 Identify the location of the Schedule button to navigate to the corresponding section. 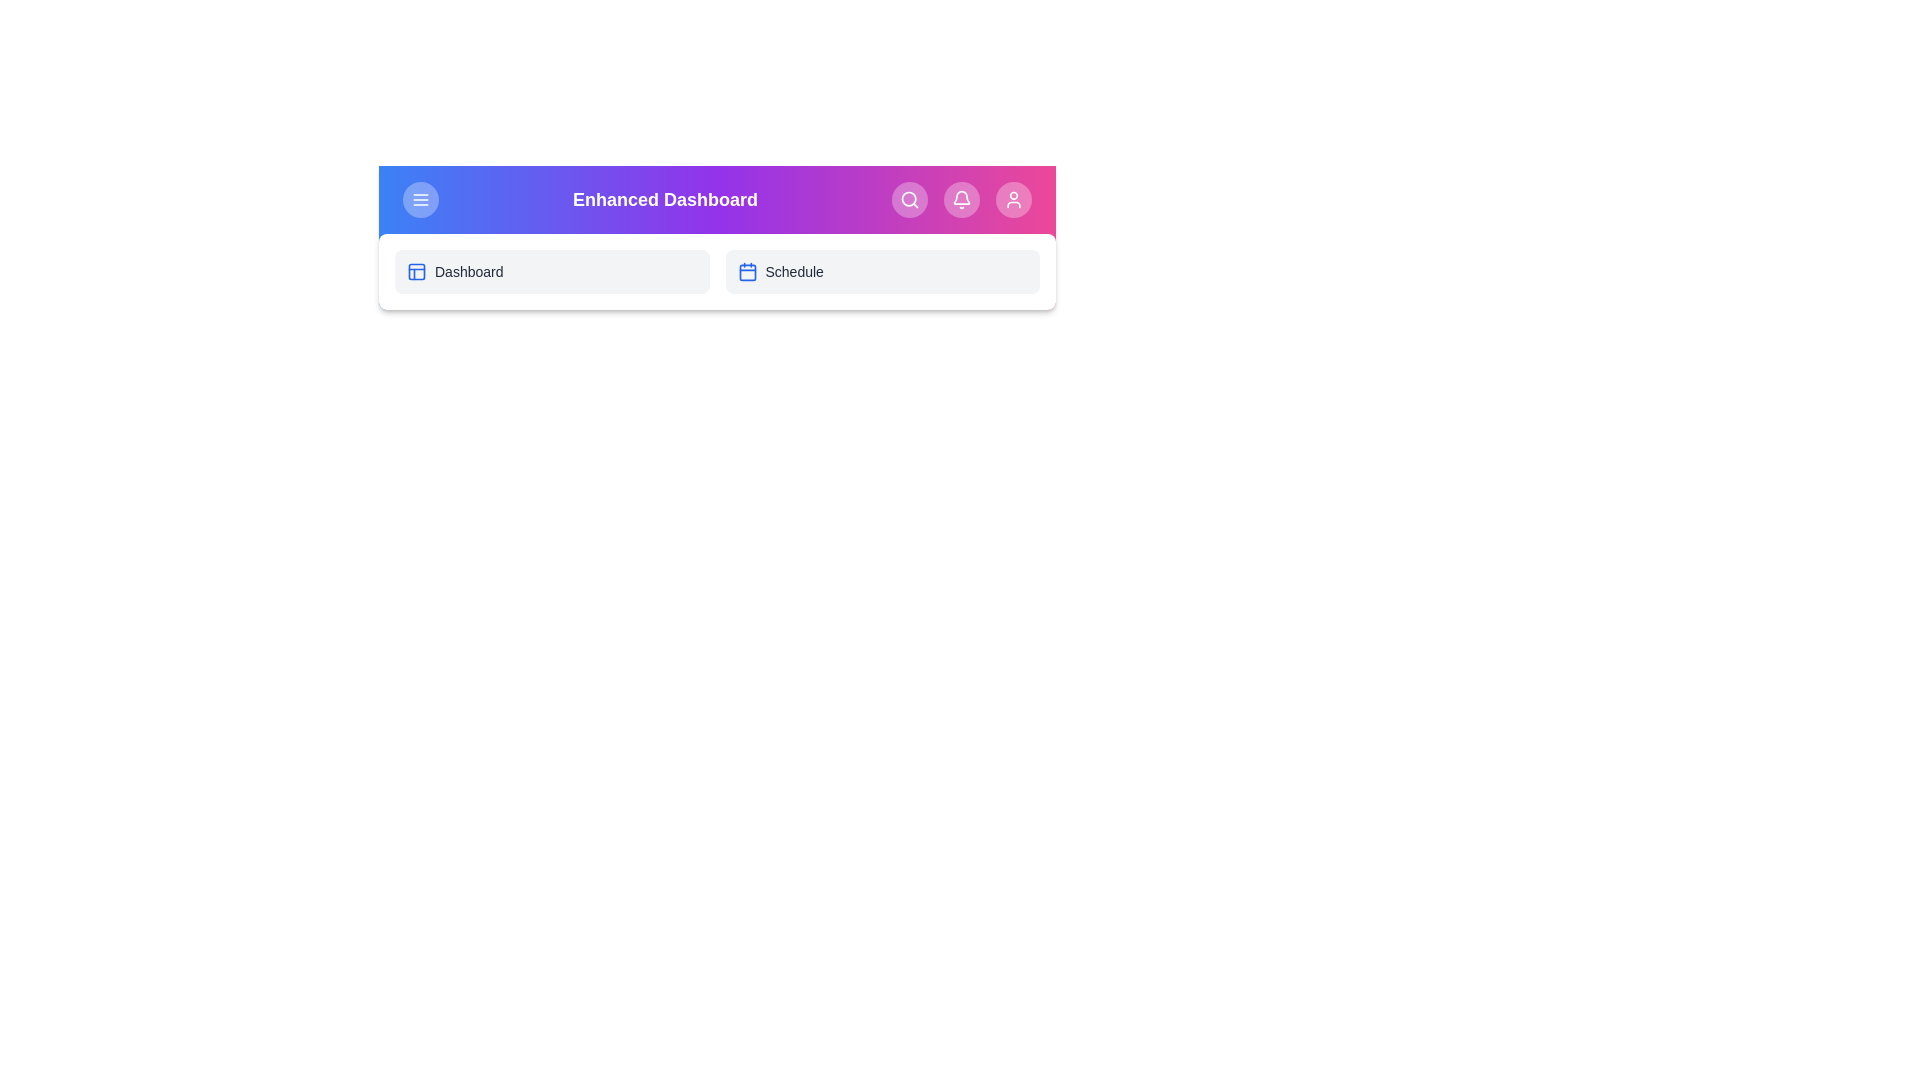
(881, 272).